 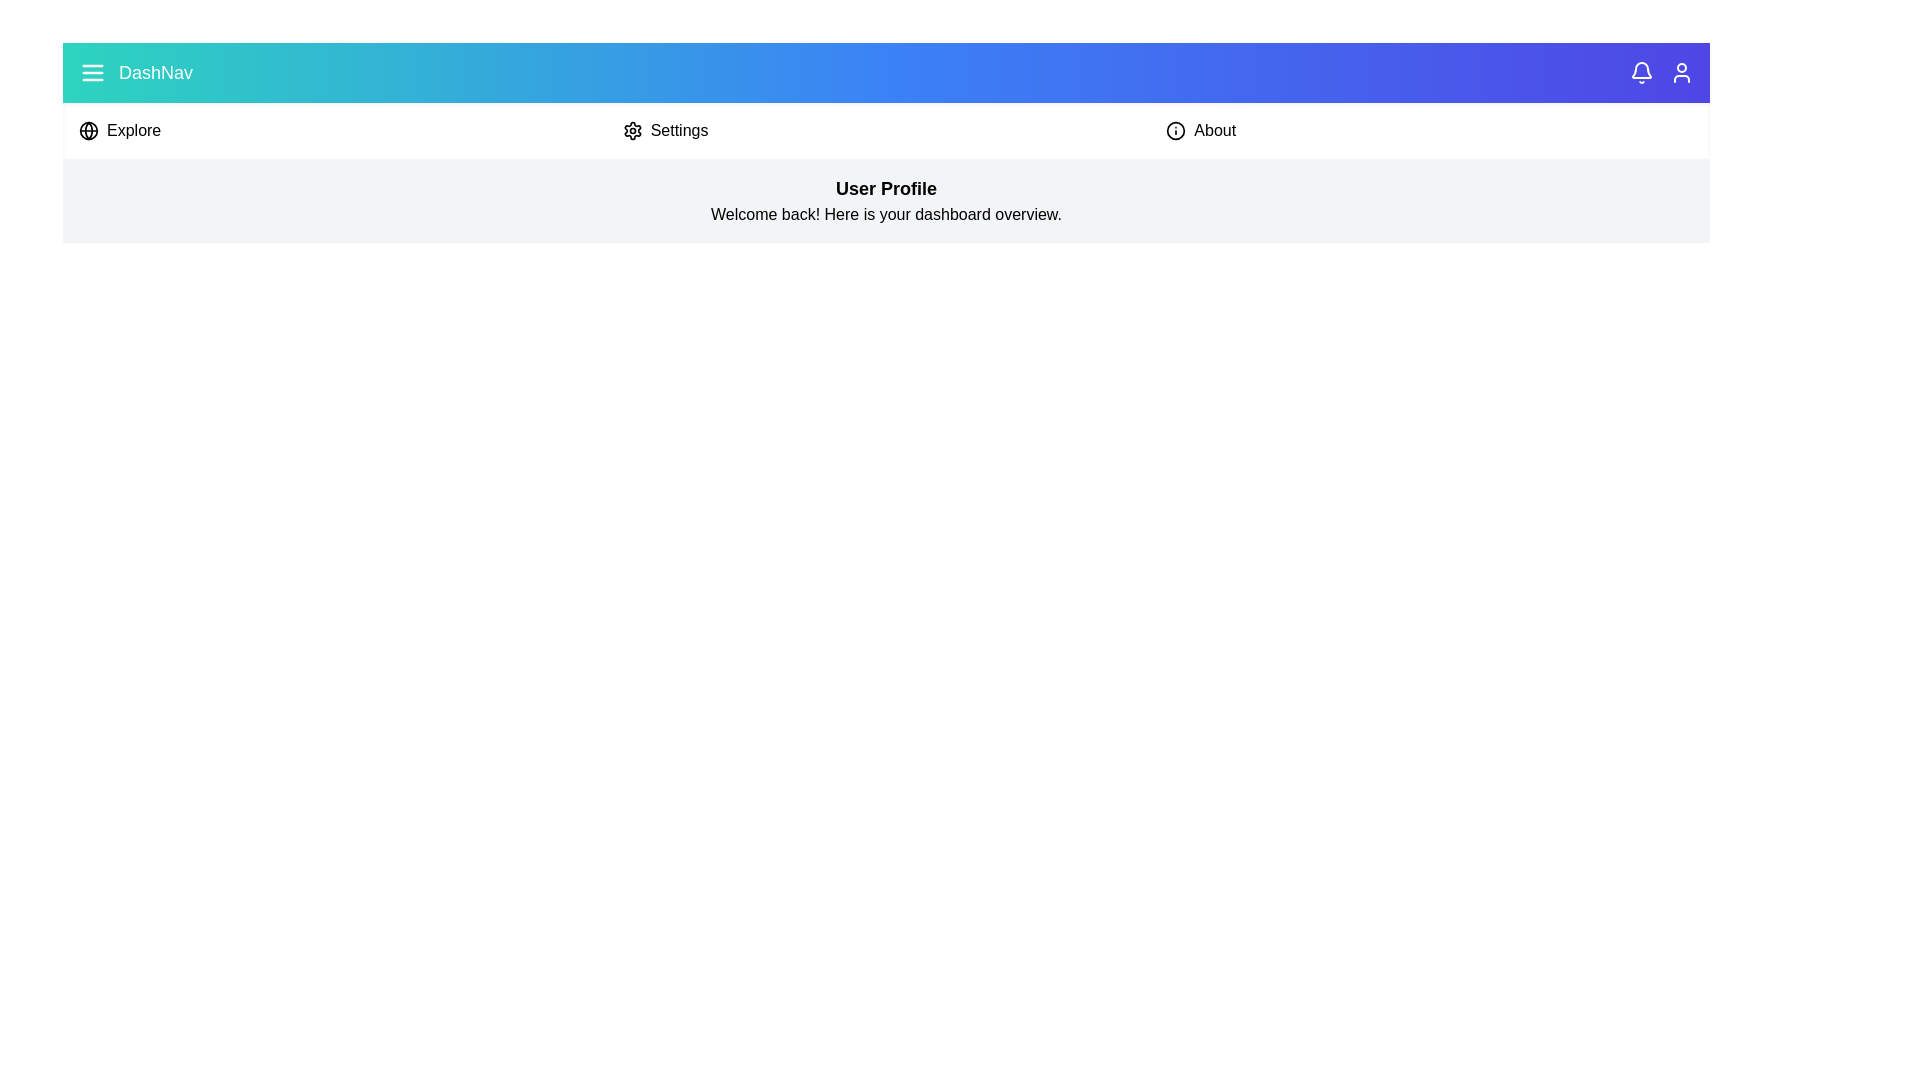 What do you see at coordinates (1641, 72) in the screenshot?
I see `the bell_icon to see its interactive state` at bounding box center [1641, 72].